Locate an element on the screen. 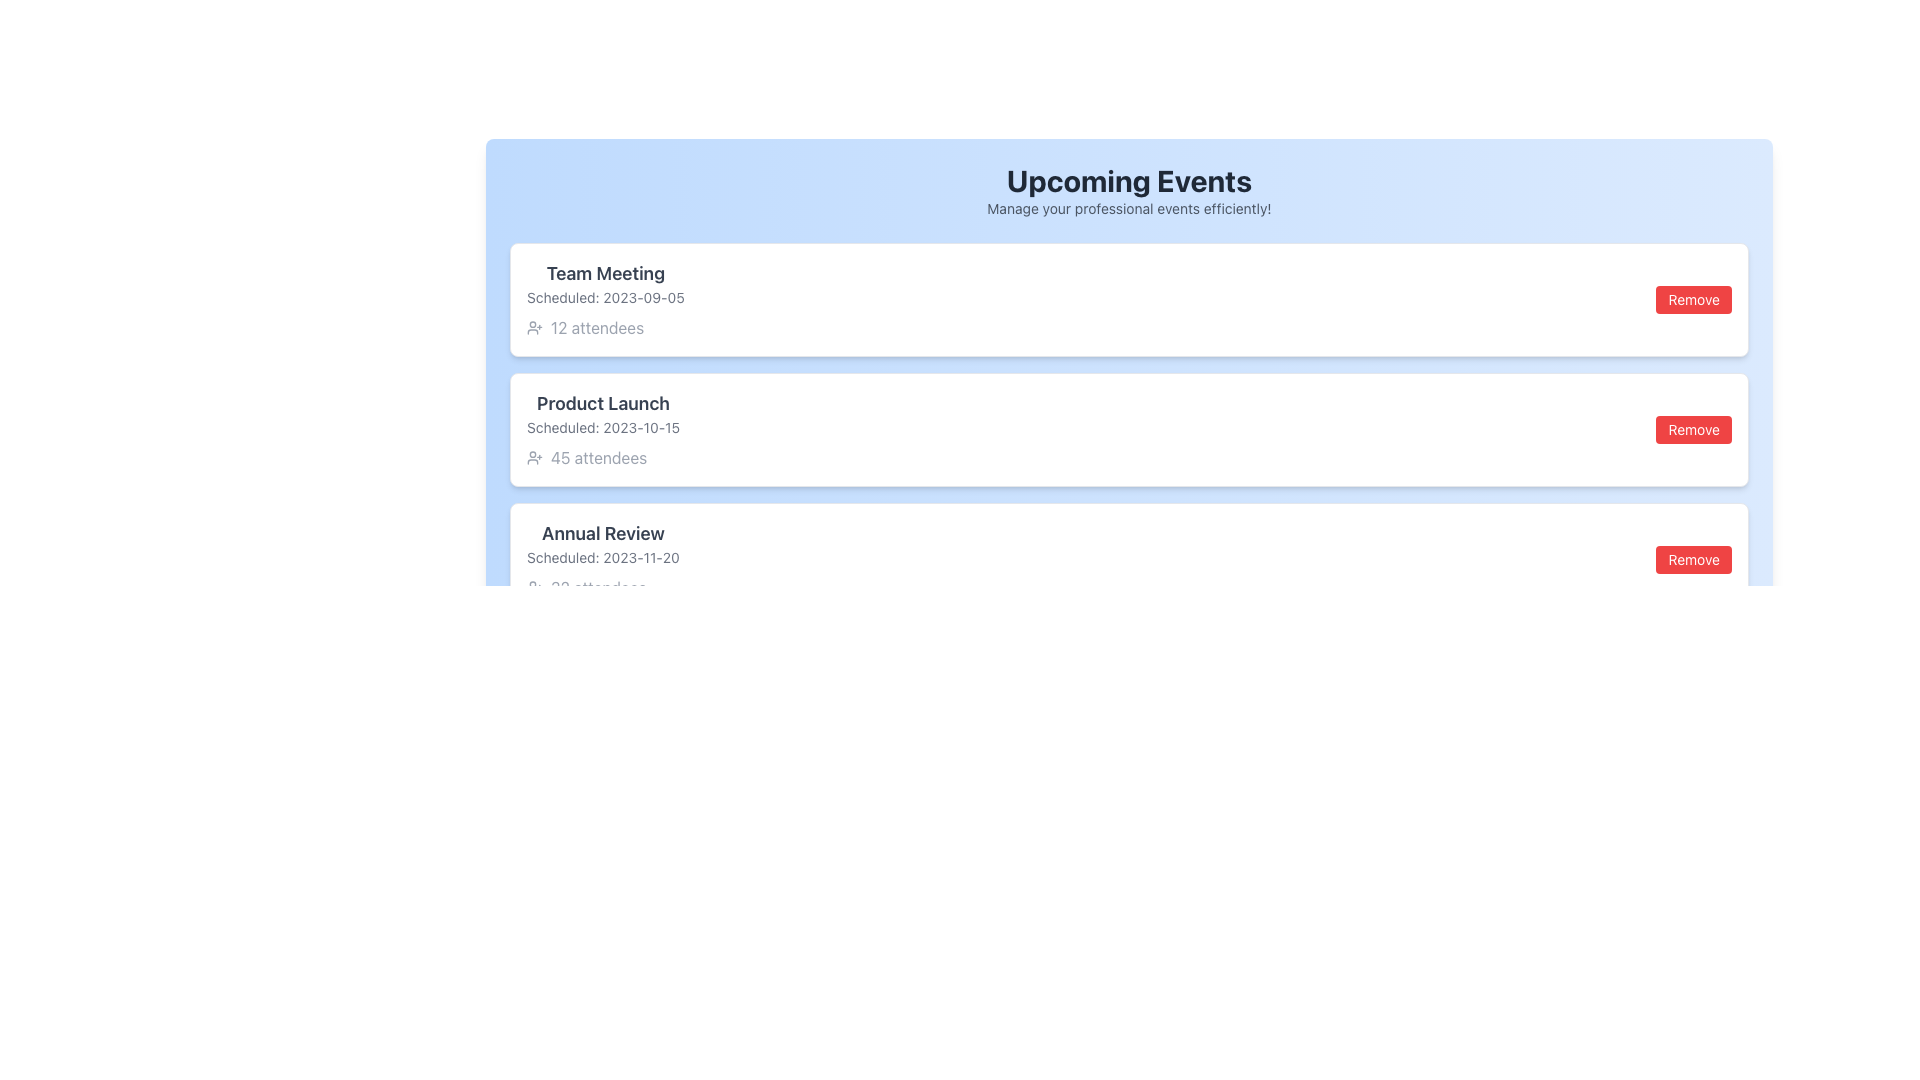  the text displaying '12 attendees' in the 'Team Meeting' event card, which provides the attendee count for the meeting is located at coordinates (596, 326).